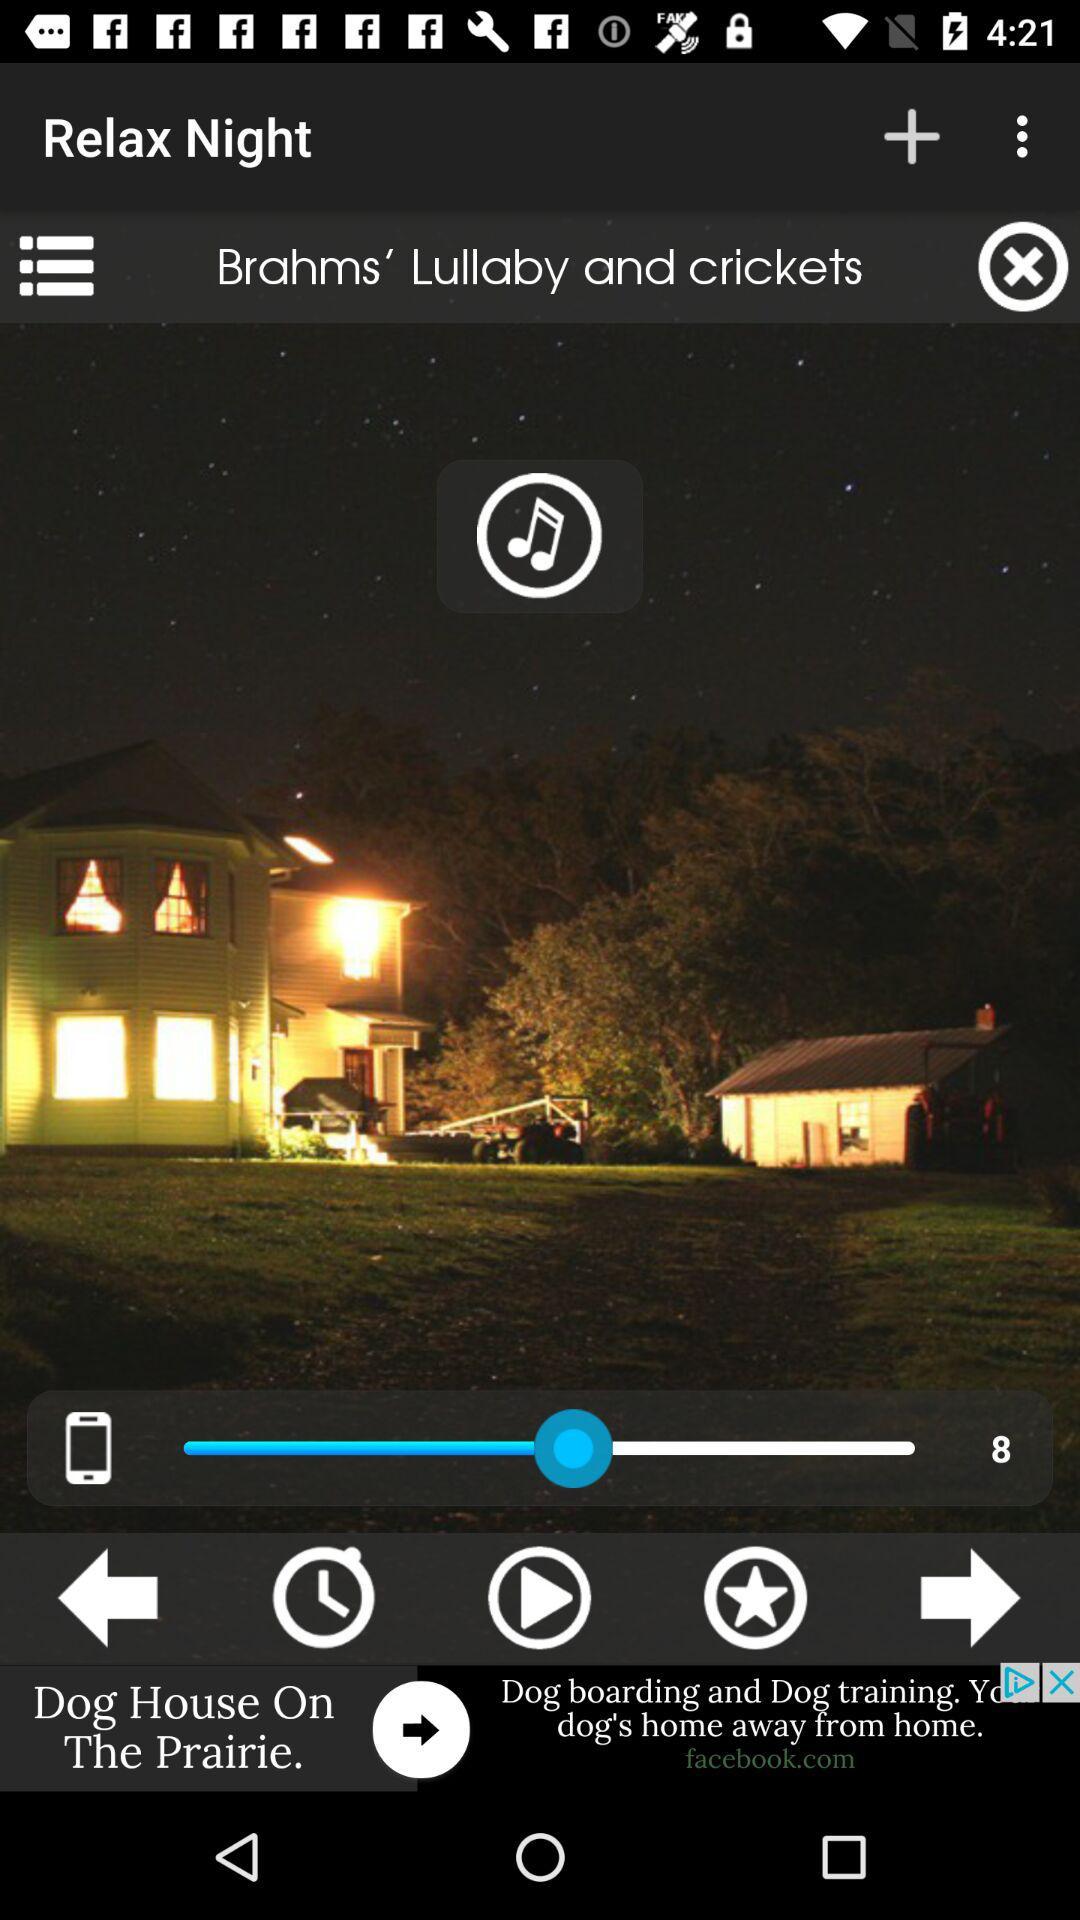  What do you see at coordinates (911, 135) in the screenshot?
I see `the app to the right of the relax night` at bounding box center [911, 135].